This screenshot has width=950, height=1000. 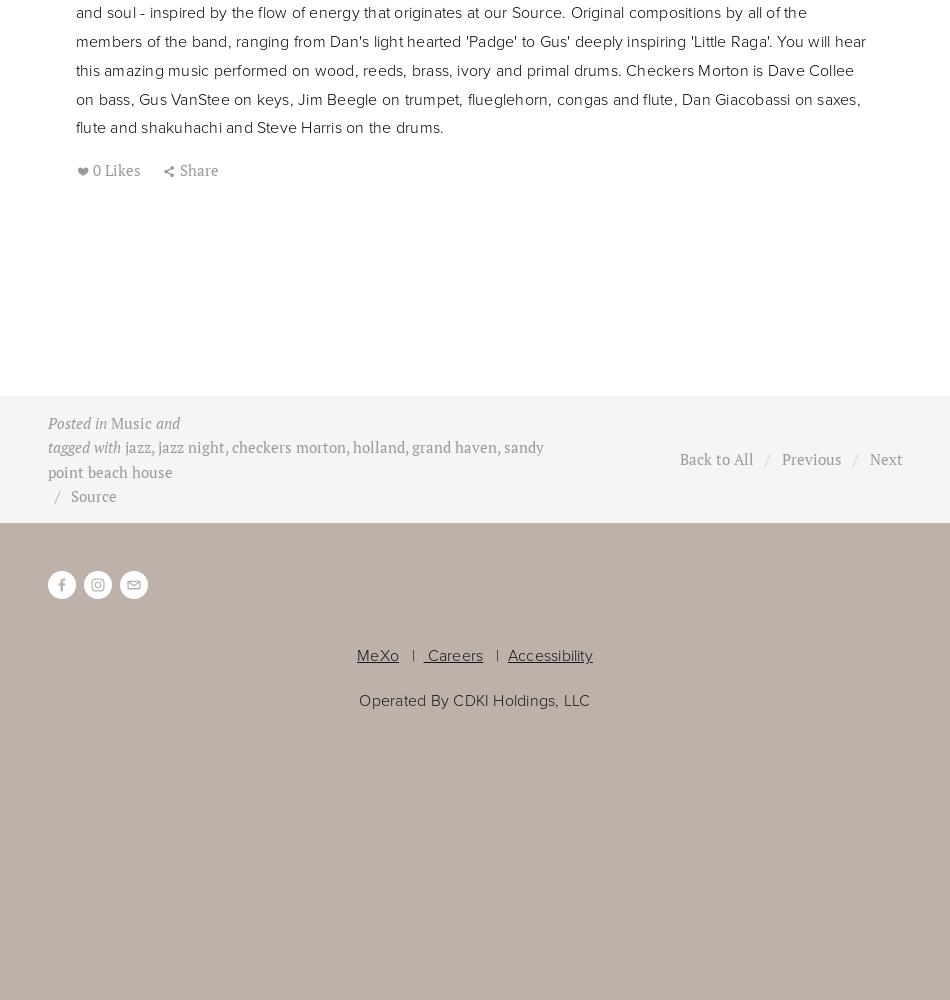 I want to click on 'jazz', so click(x=136, y=446).